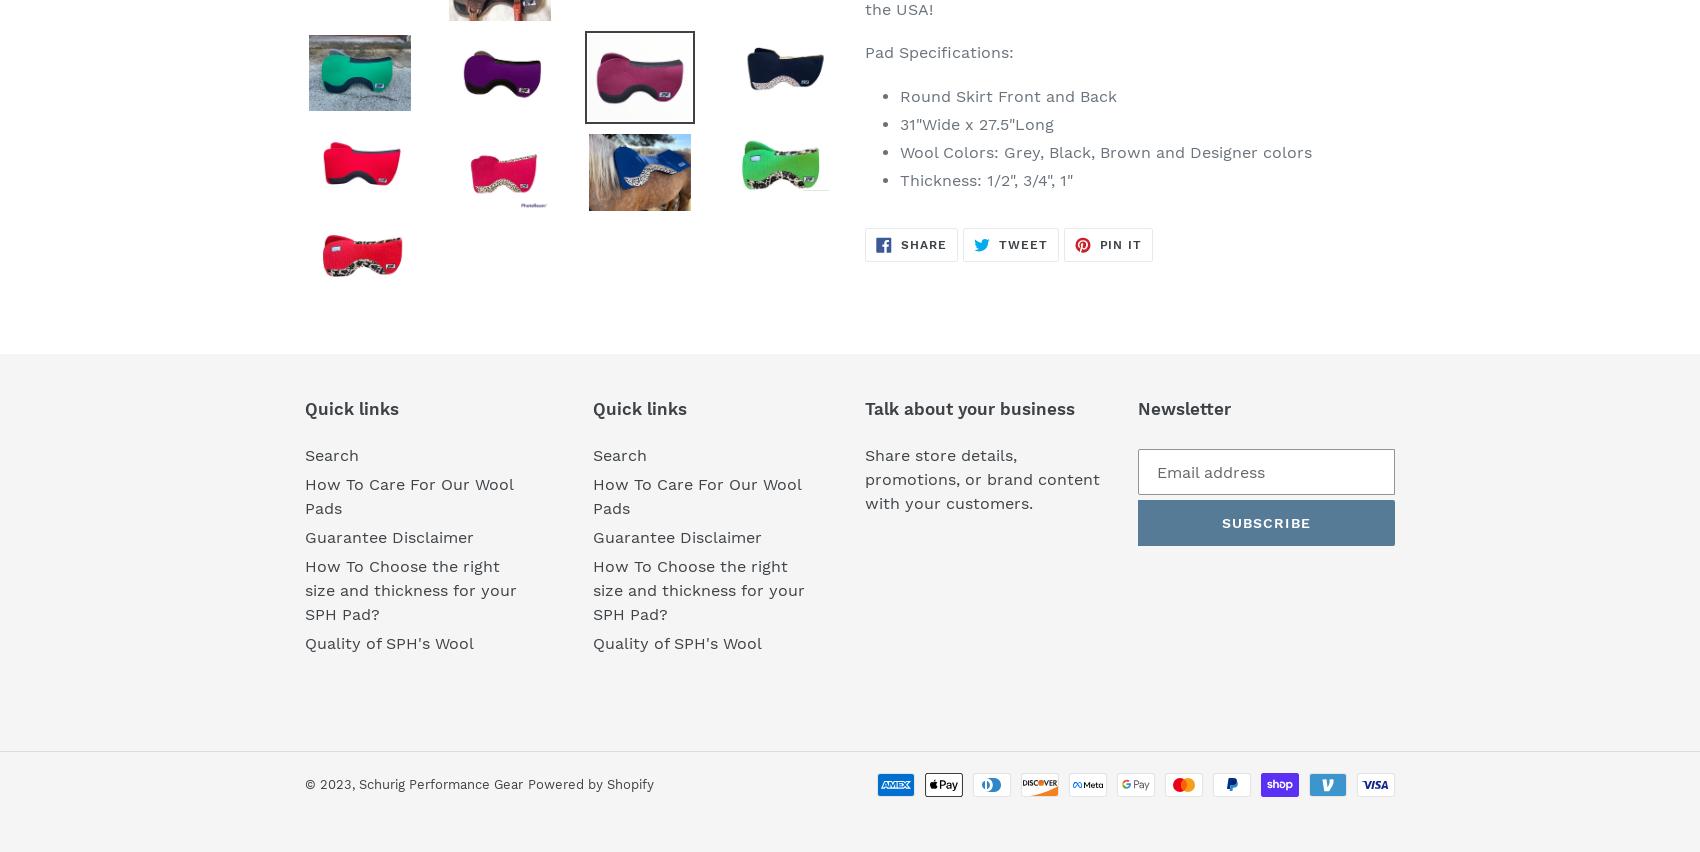 The height and width of the screenshot is (852, 1700). I want to click on 'Subscribe', so click(1219, 521).